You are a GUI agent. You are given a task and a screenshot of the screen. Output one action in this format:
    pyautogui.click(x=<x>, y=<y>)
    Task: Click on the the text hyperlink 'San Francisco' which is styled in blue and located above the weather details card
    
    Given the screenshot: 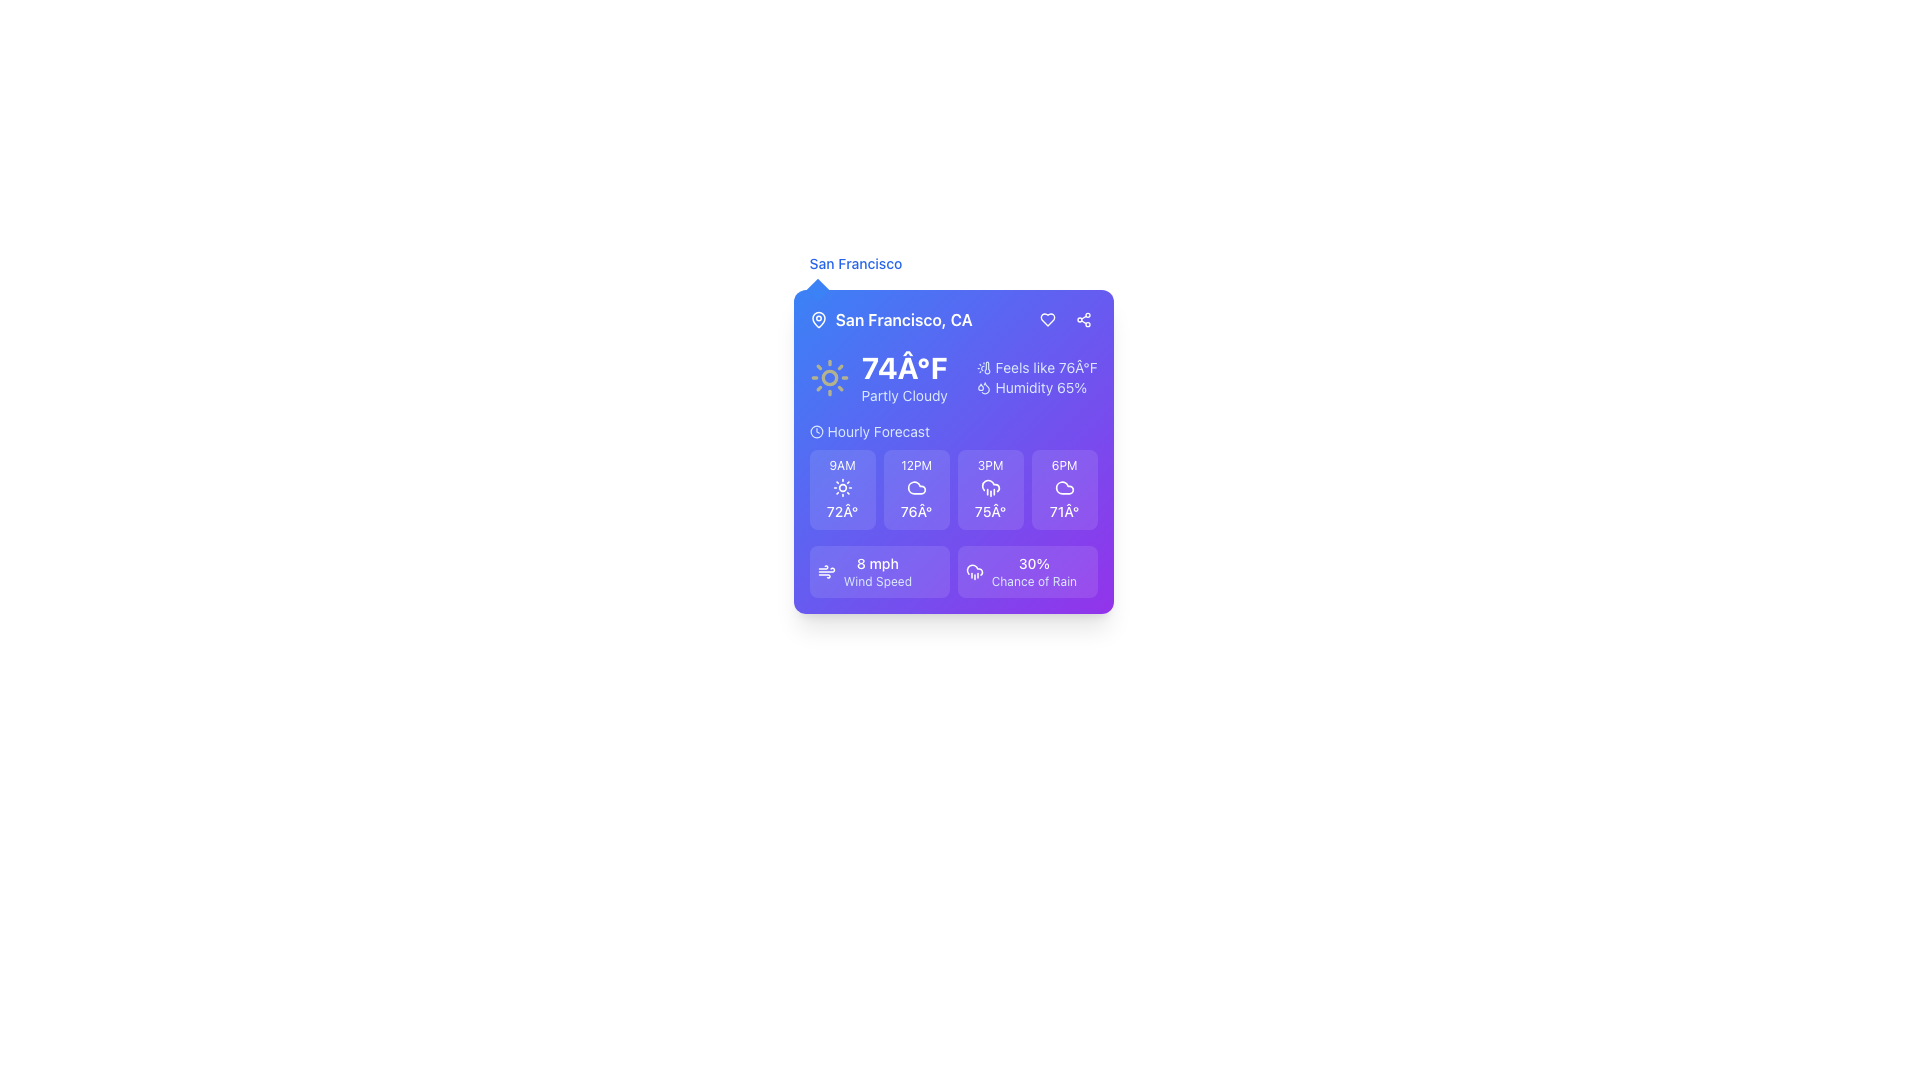 What is the action you would take?
    pyautogui.click(x=855, y=262)
    